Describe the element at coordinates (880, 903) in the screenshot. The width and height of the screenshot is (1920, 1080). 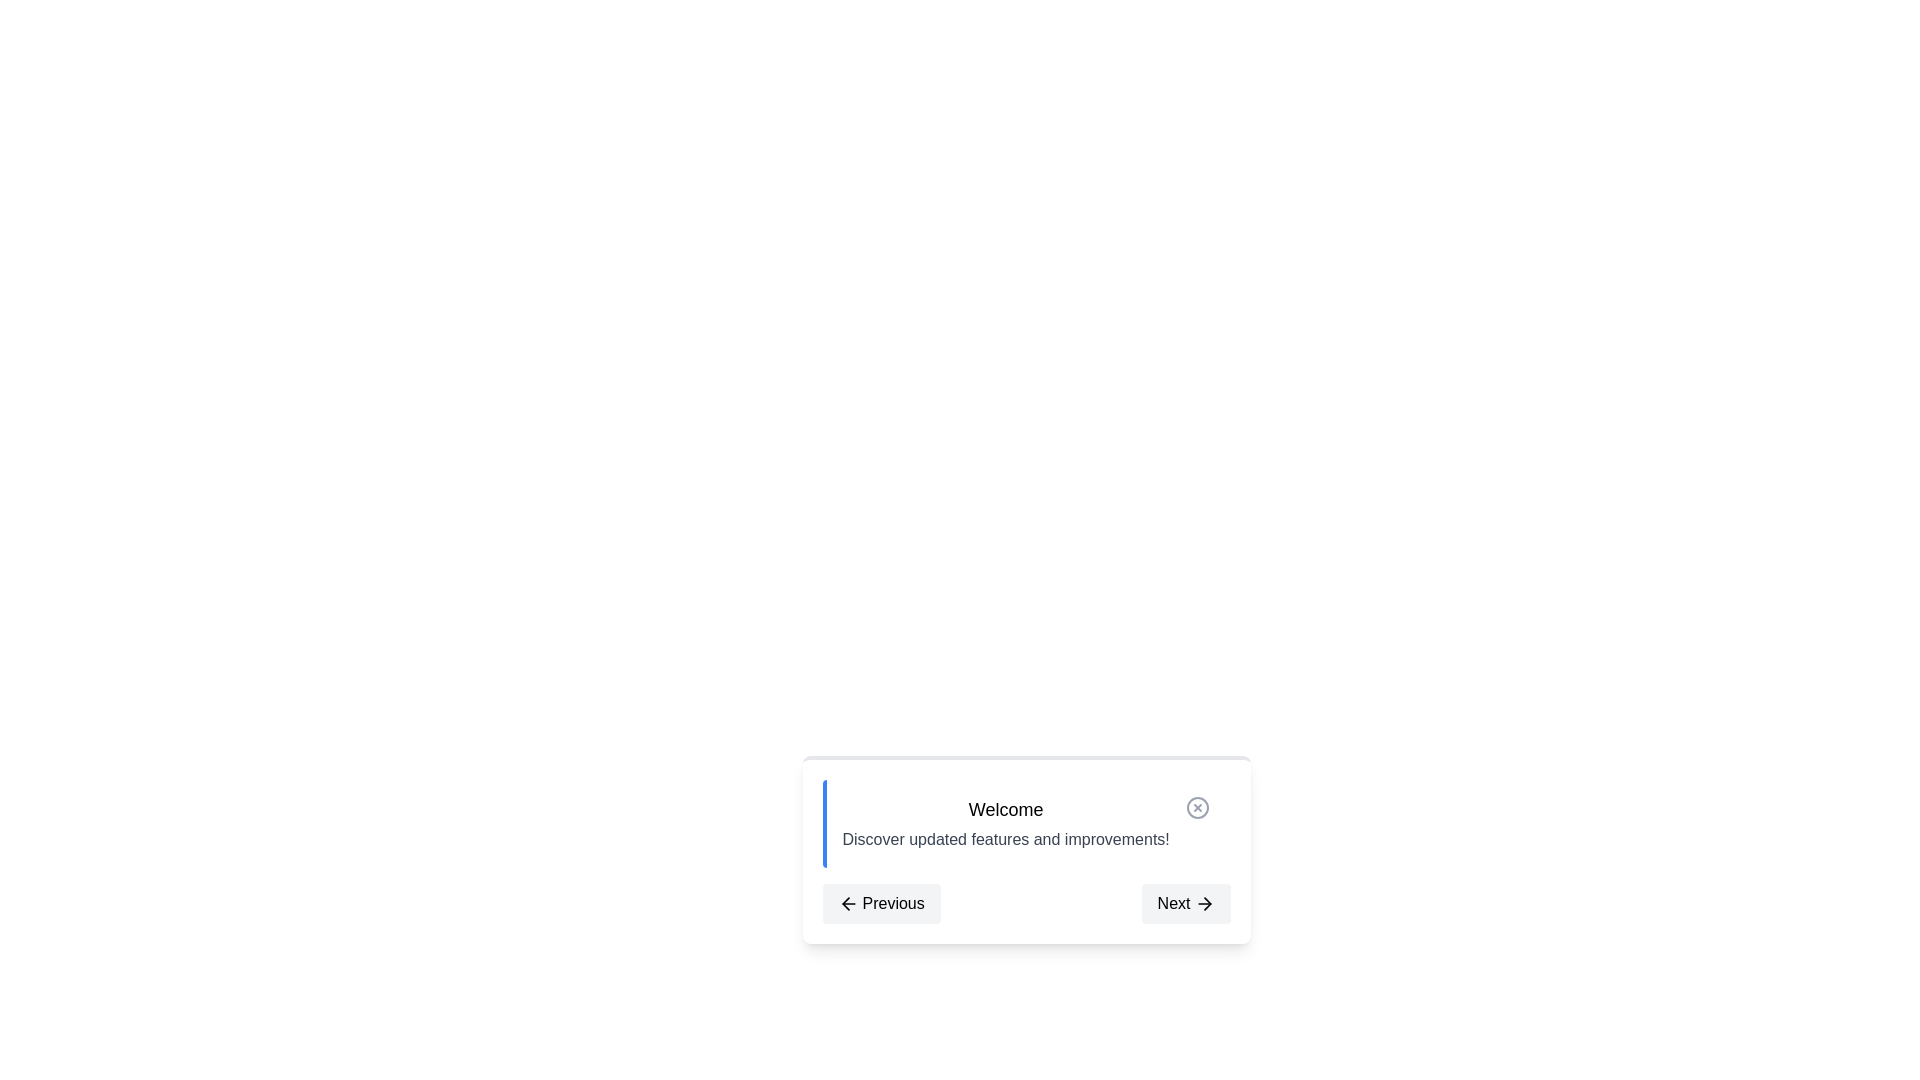
I see `the 'Previous' button located at the bottom-left corner of the interface` at that location.